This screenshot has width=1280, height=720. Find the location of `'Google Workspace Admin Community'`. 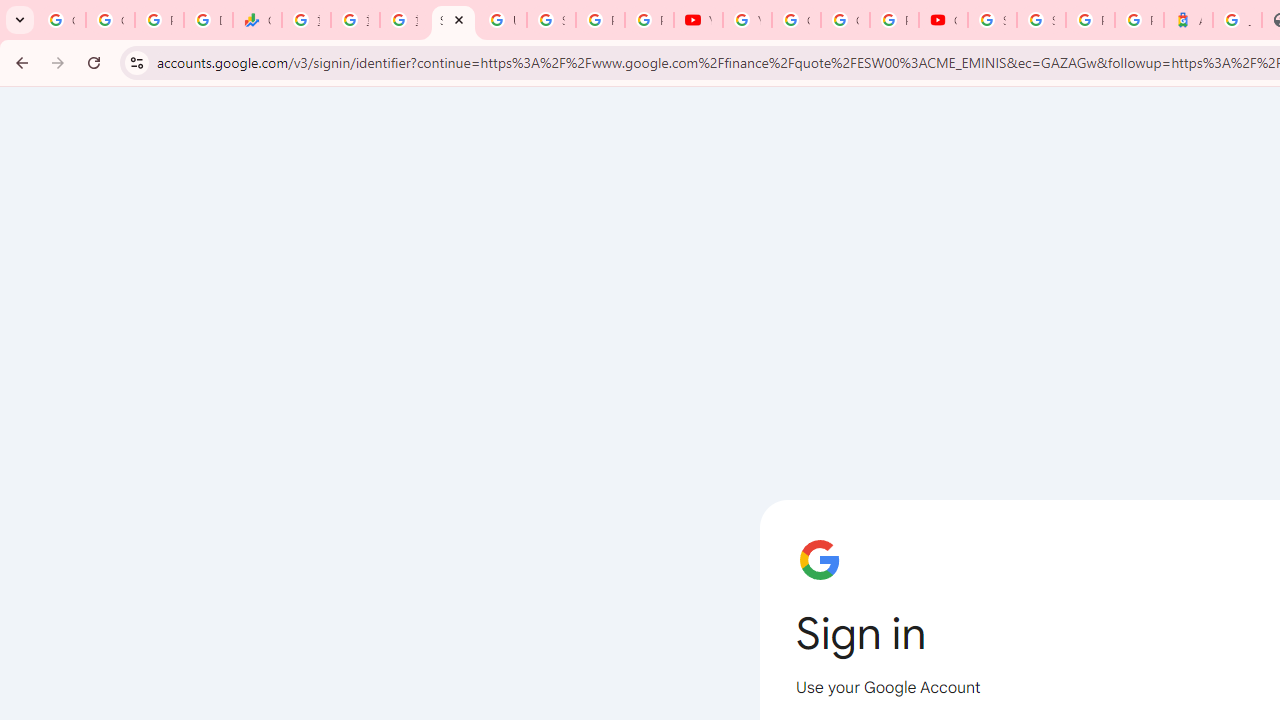

'Google Workspace Admin Community' is located at coordinates (61, 20).